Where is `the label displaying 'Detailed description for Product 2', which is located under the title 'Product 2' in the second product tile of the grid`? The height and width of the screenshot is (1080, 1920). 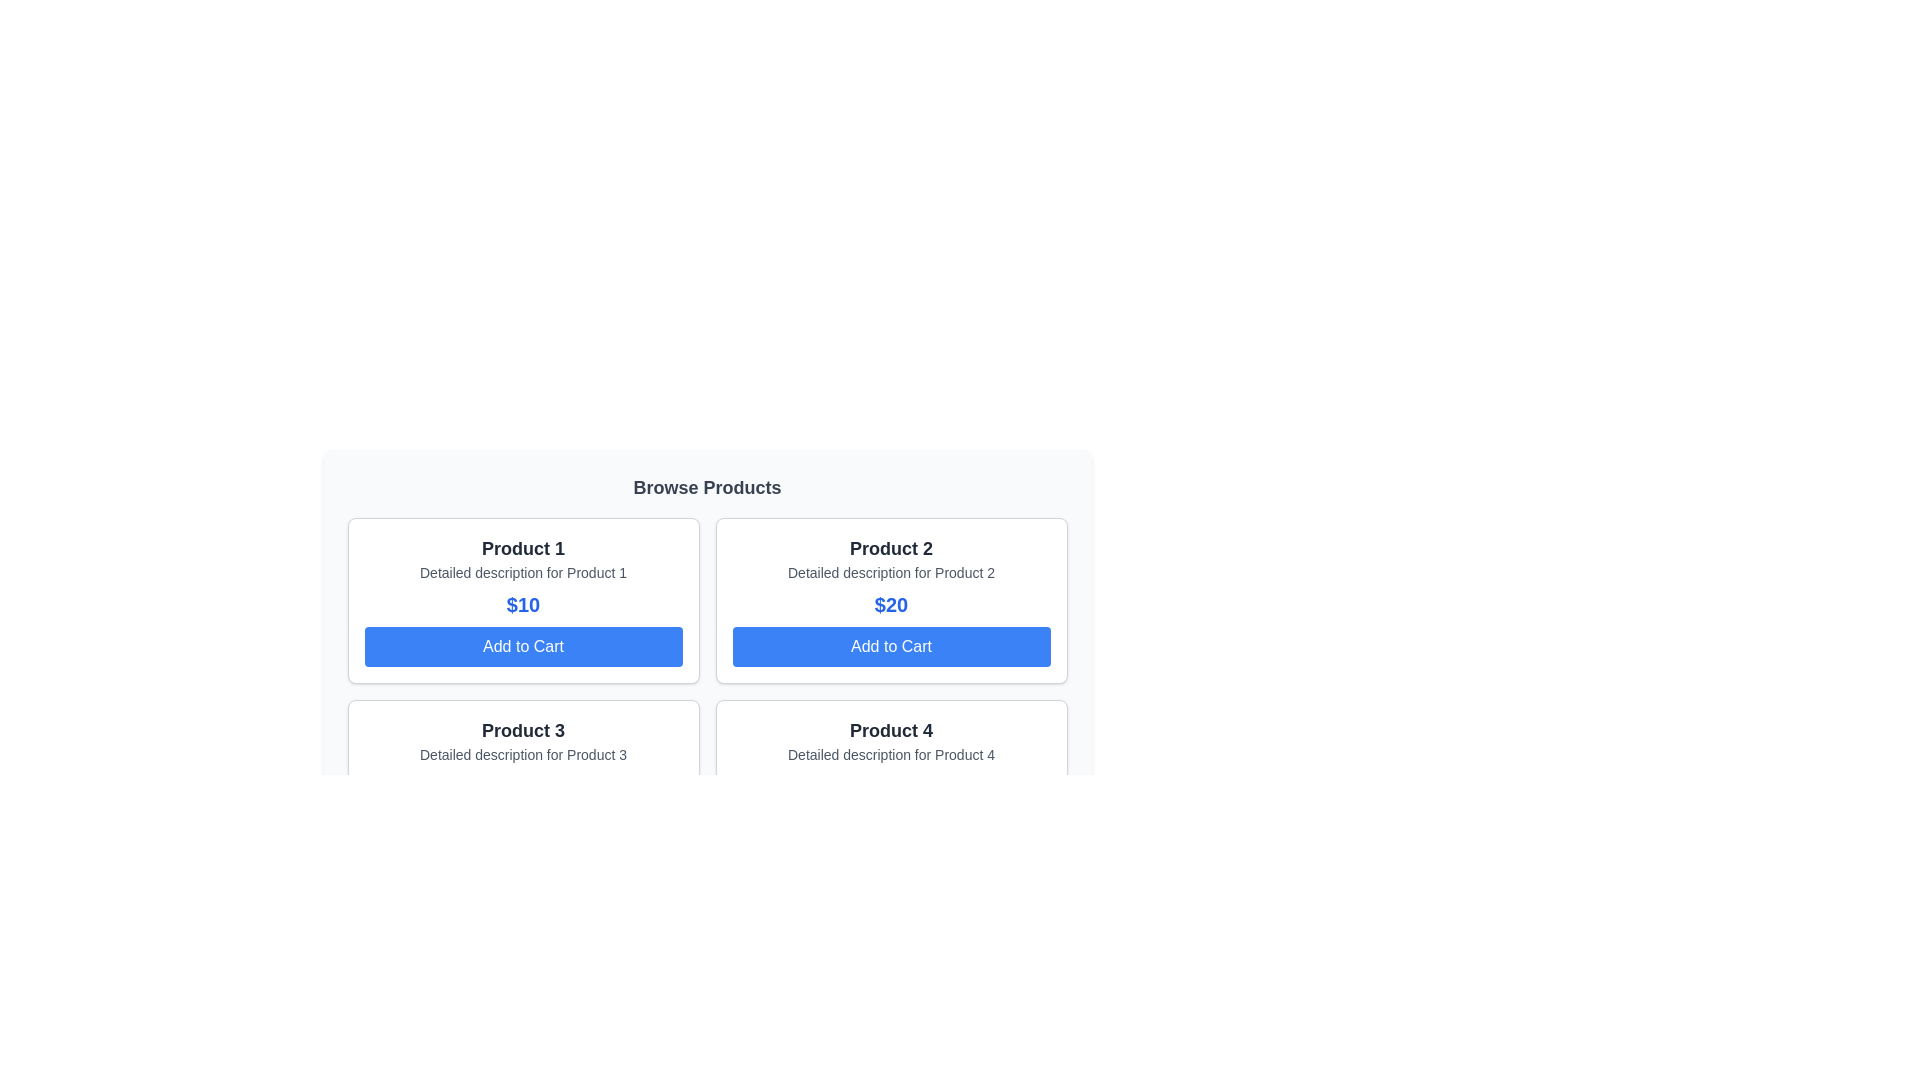
the label displaying 'Detailed description for Product 2', which is located under the title 'Product 2' in the second product tile of the grid is located at coordinates (890, 573).